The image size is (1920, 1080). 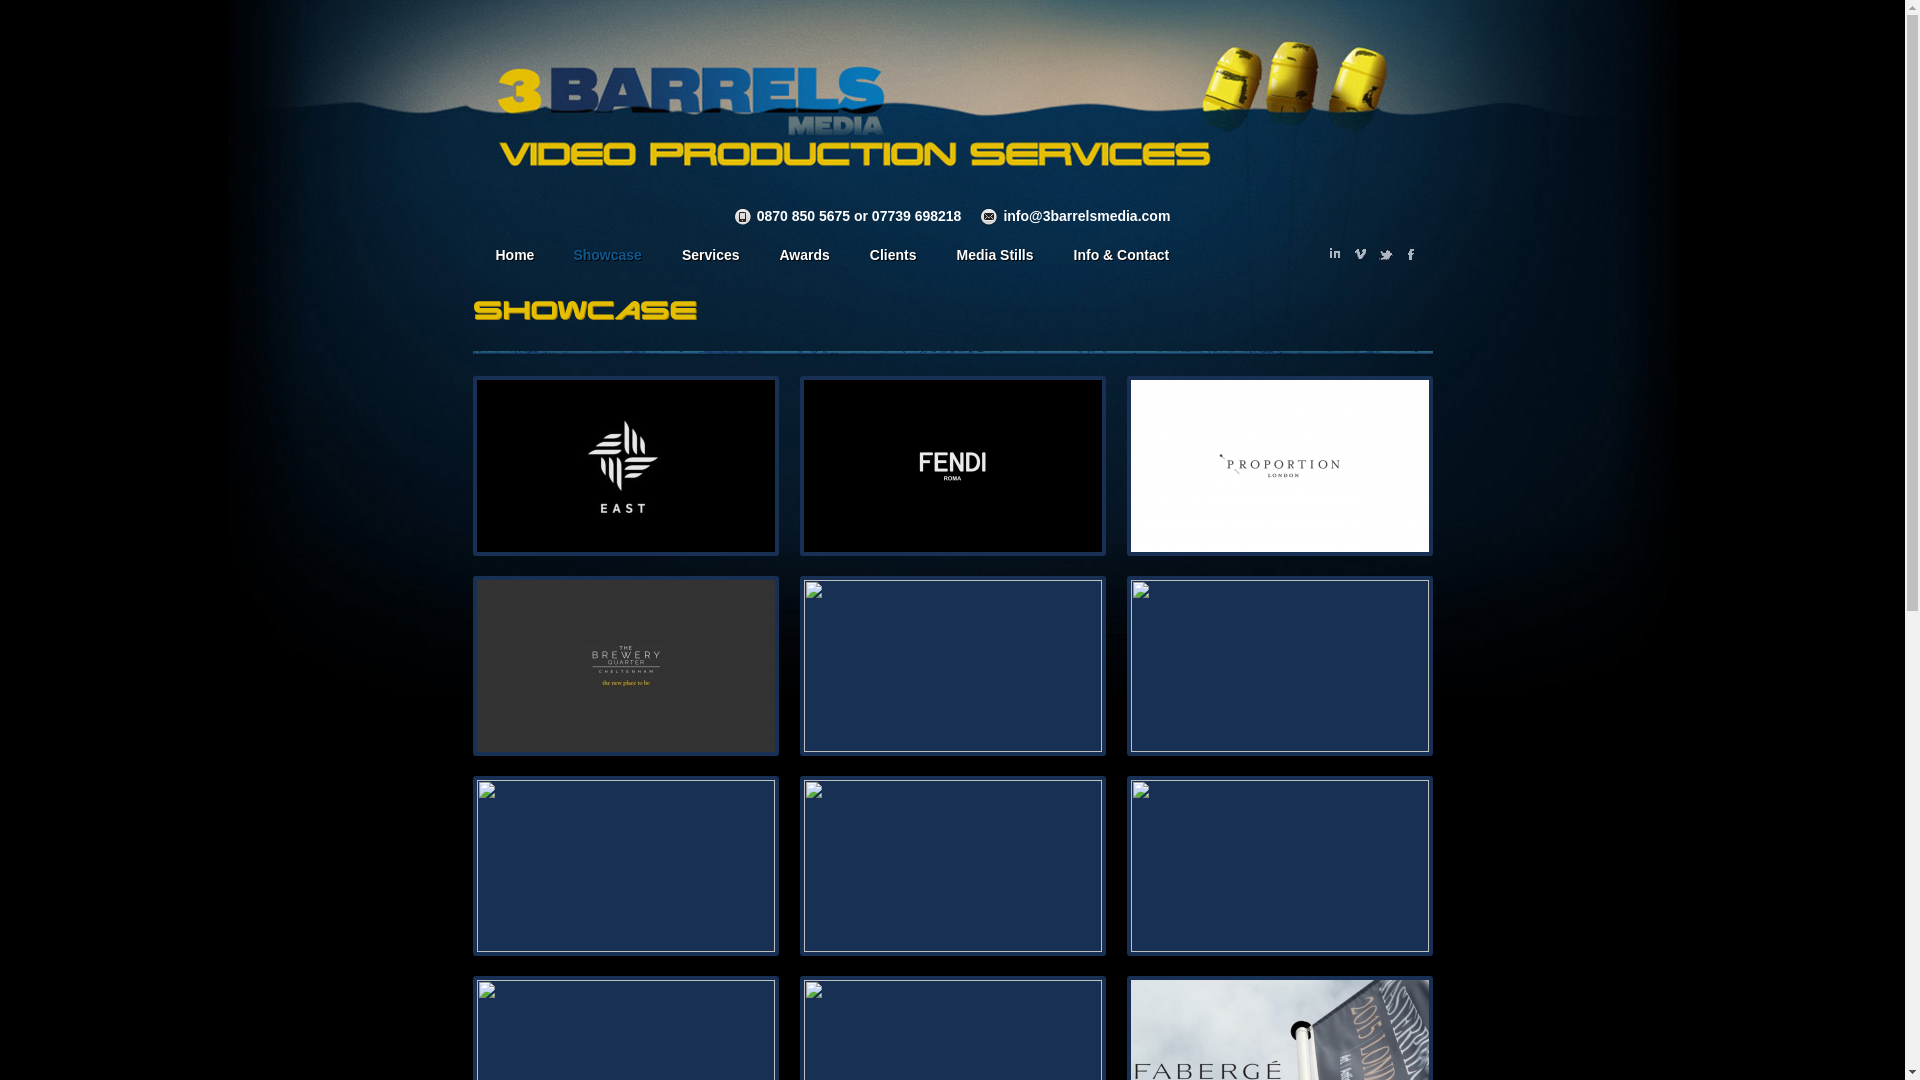 I want to click on 'Harrods Christmas Windows 2015', so click(x=1280, y=865).